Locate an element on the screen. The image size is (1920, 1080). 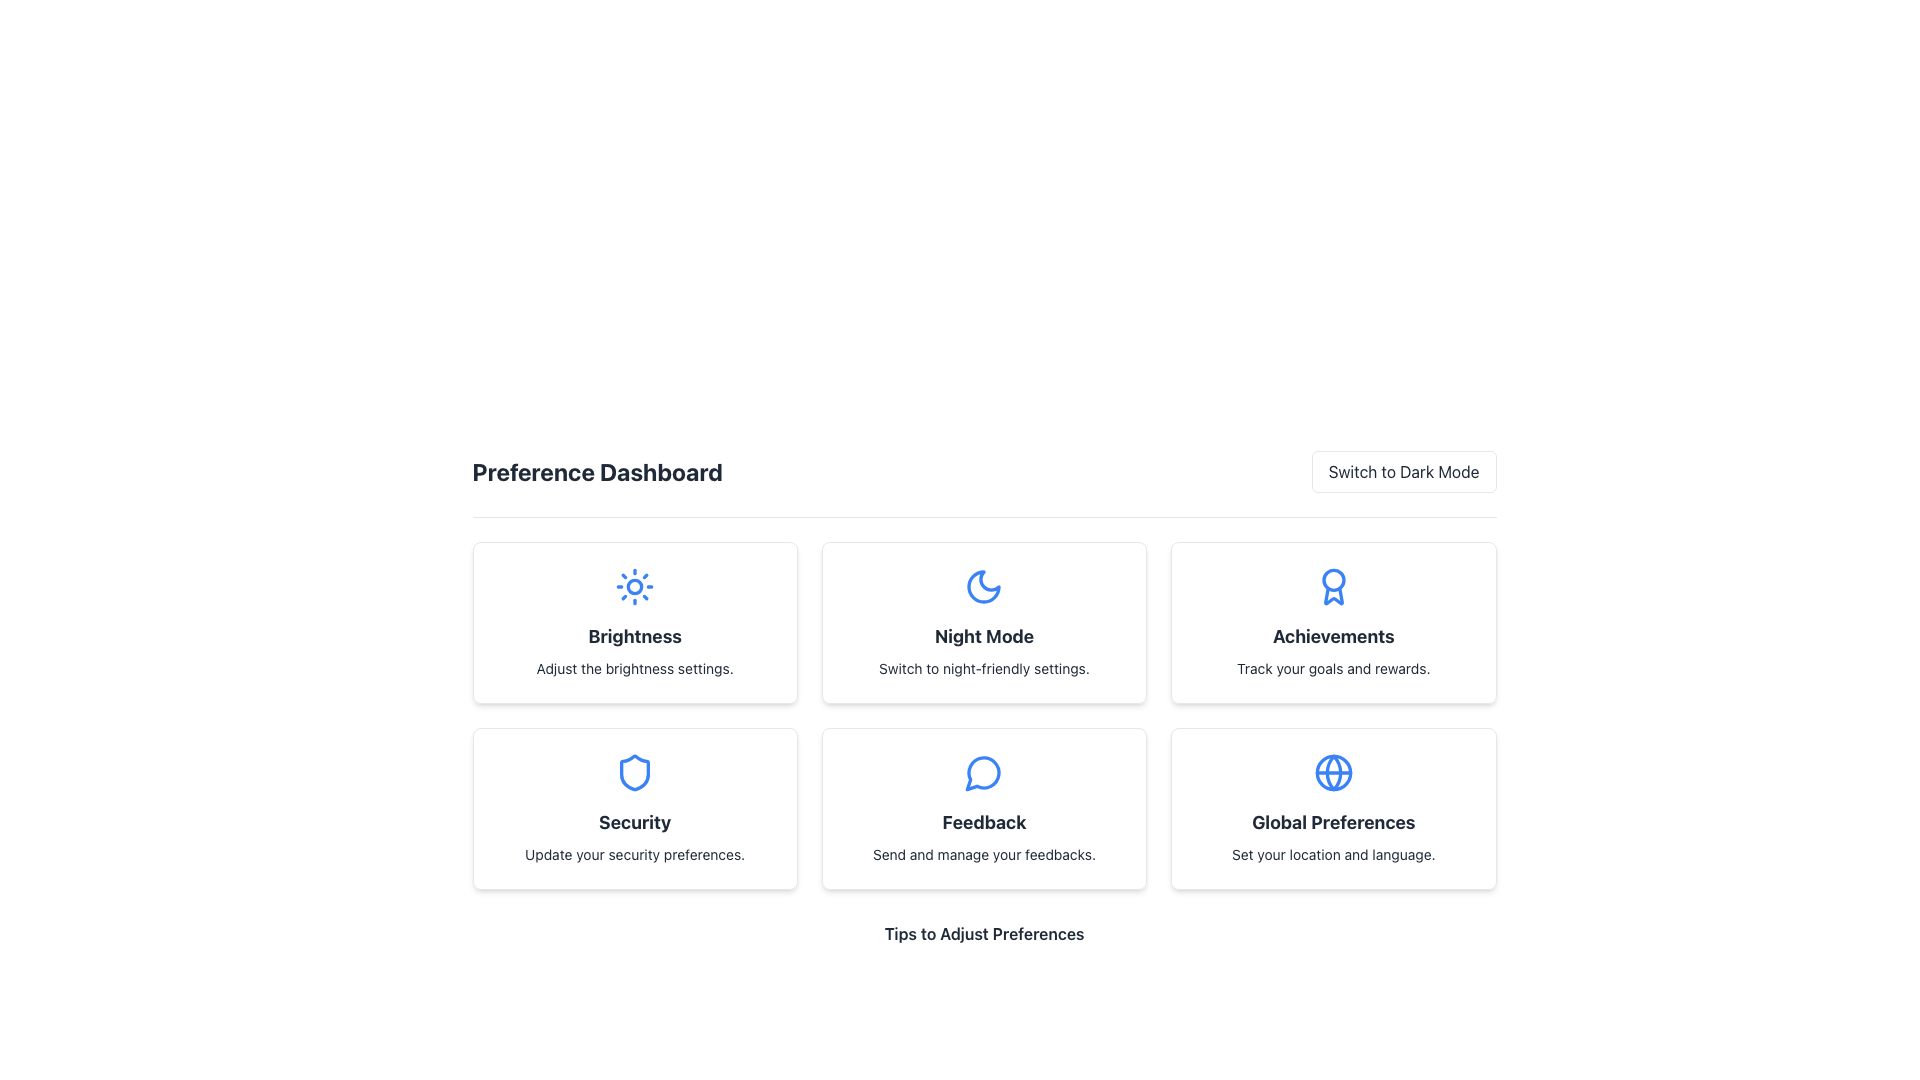
the brightness settings card, which is the first card in the first row of the grid layout, located slightly below the 'Preference Dashboard' heading is located at coordinates (634, 622).